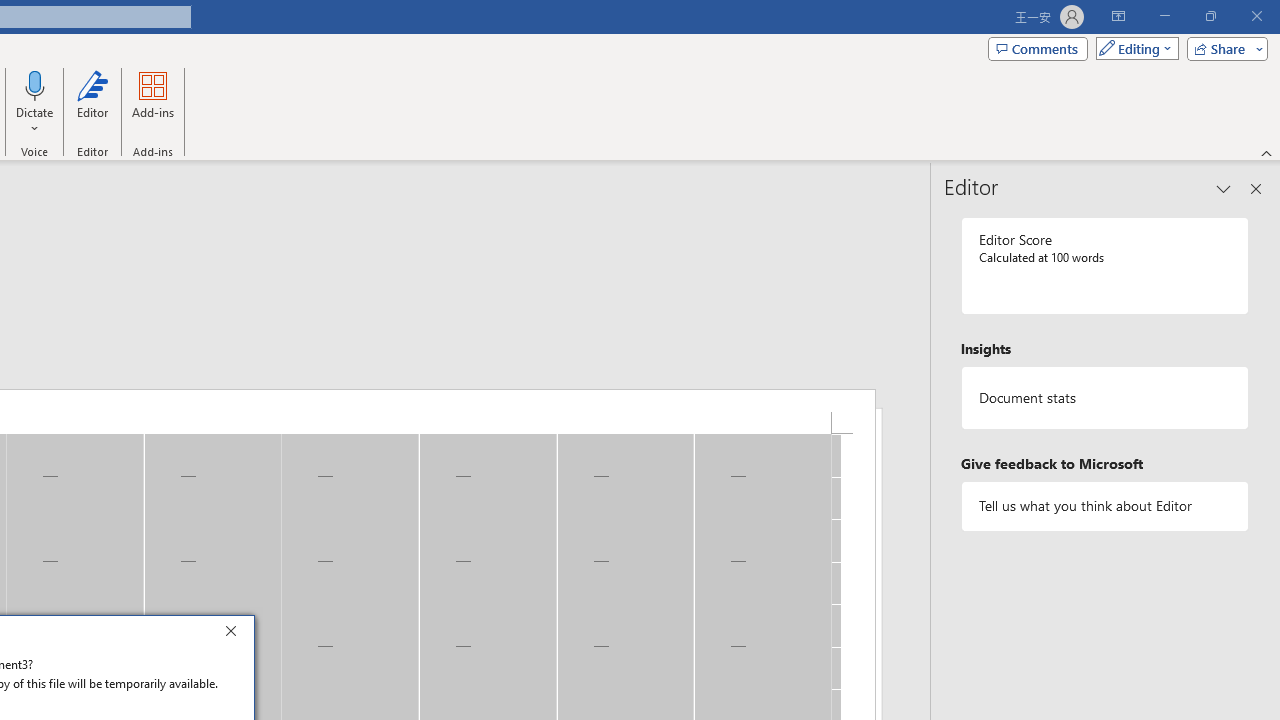 The width and height of the screenshot is (1280, 720). What do you see at coordinates (1104, 505) in the screenshot?
I see `'Tell us what you think about Editor'` at bounding box center [1104, 505].